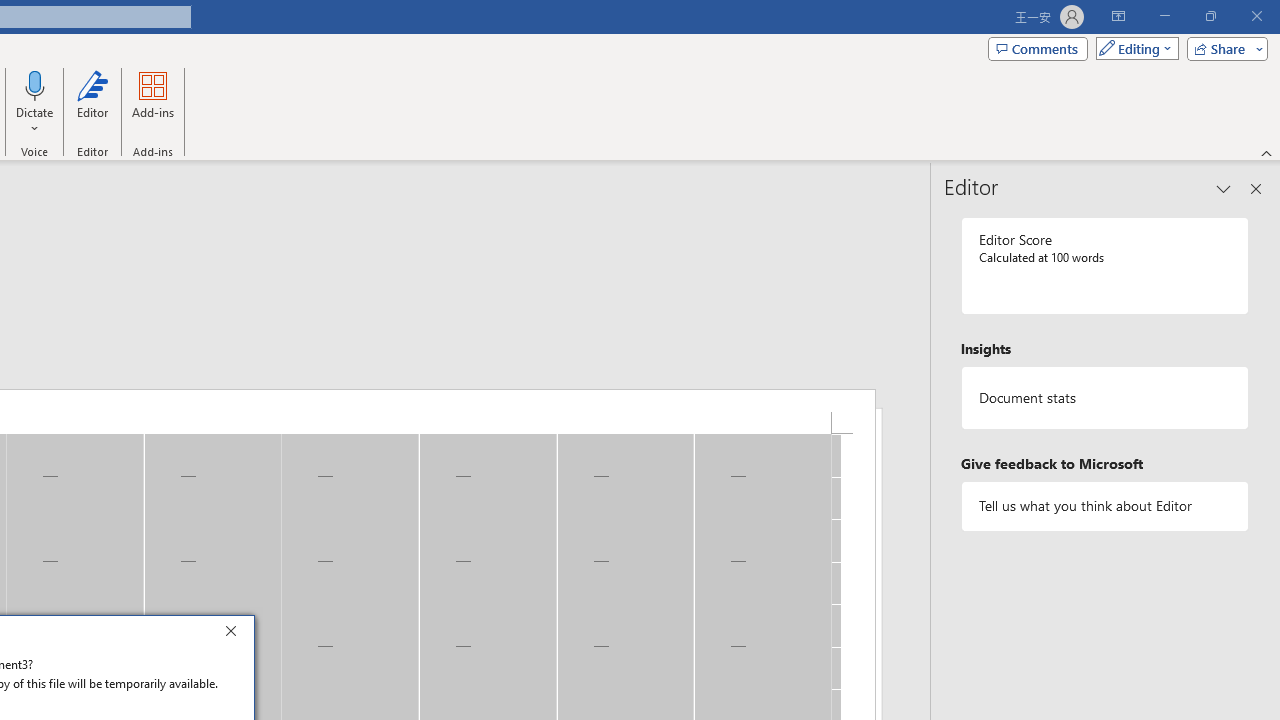 The width and height of the screenshot is (1280, 720). What do you see at coordinates (1104, 505) in the screenshot?
I see `'Tell us what you think about Editor'` at bounding box center [1104, 505].